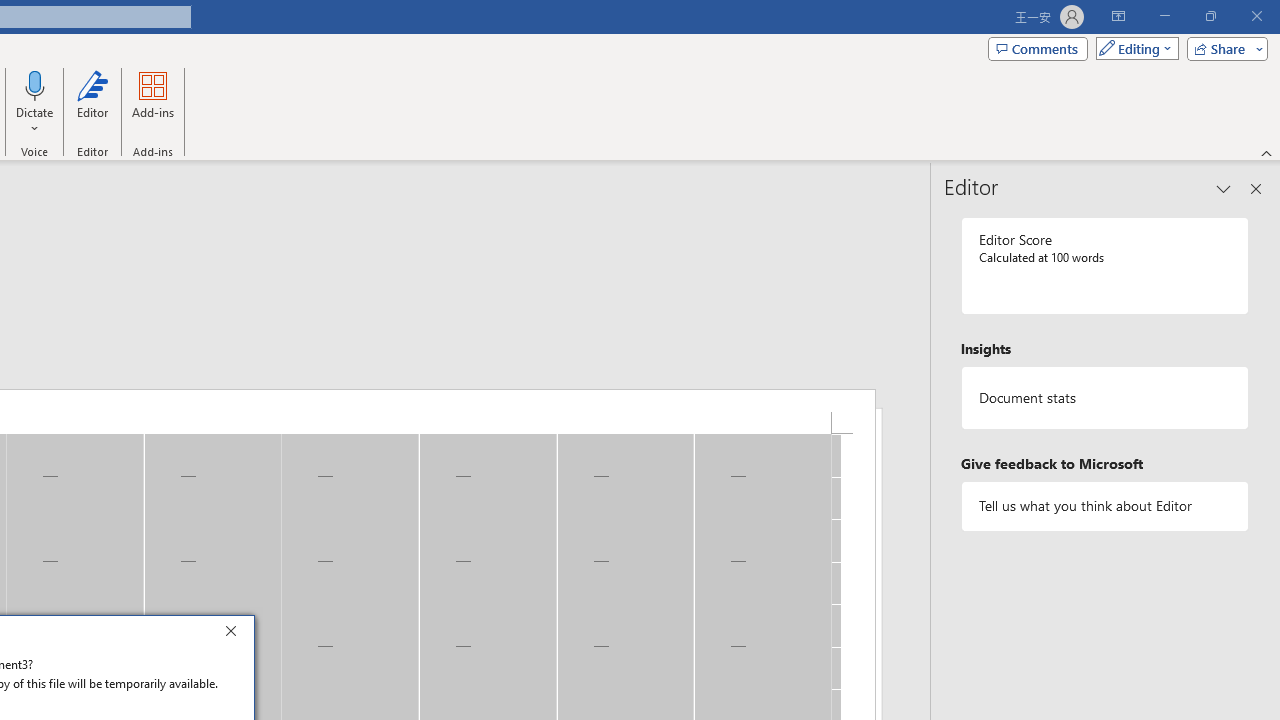 The width and height of the screenshot is (1280, 720). What do you see at coordinates (1104, 505) in the screenshot?
I see `'Tell us what you think about Editor'` at bounding box center [1104, 505].